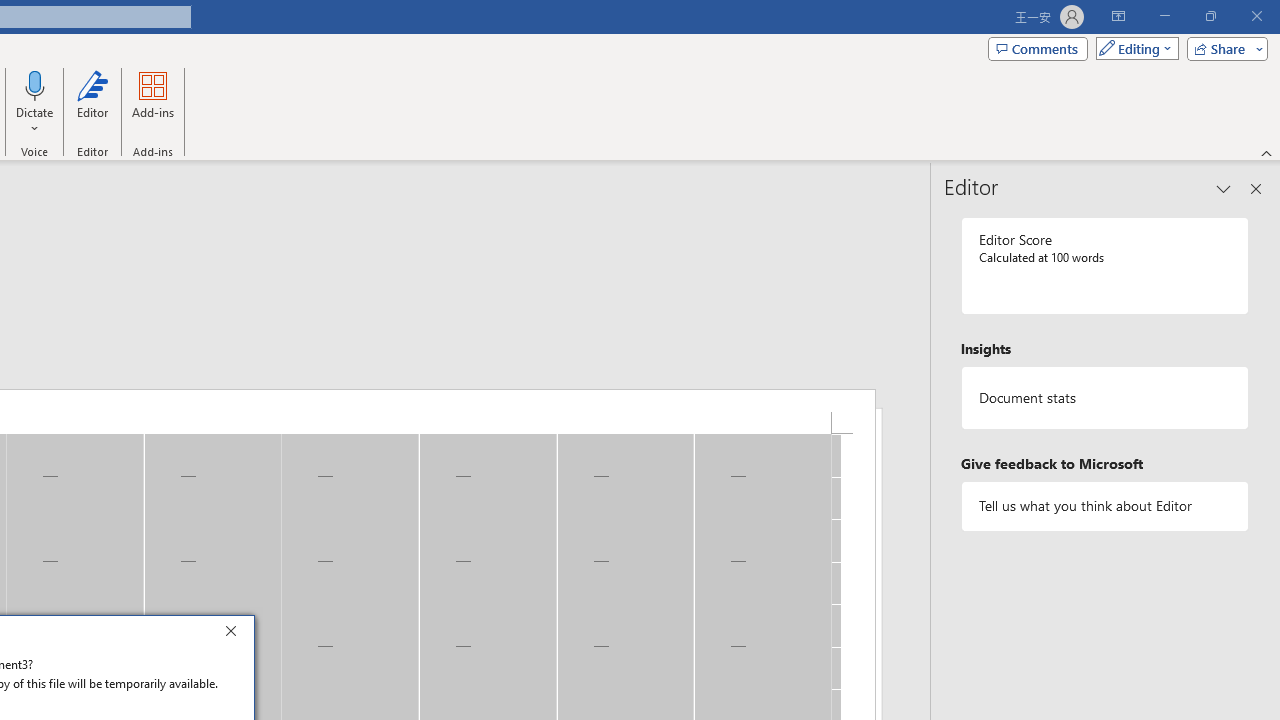 The width and height of the screenshot is (1280, 720). What do you see at coordinates (1104, 505) in the screenshot?
I see `'Tell us what you think about Editor'` at bounding box center [1104, 505].